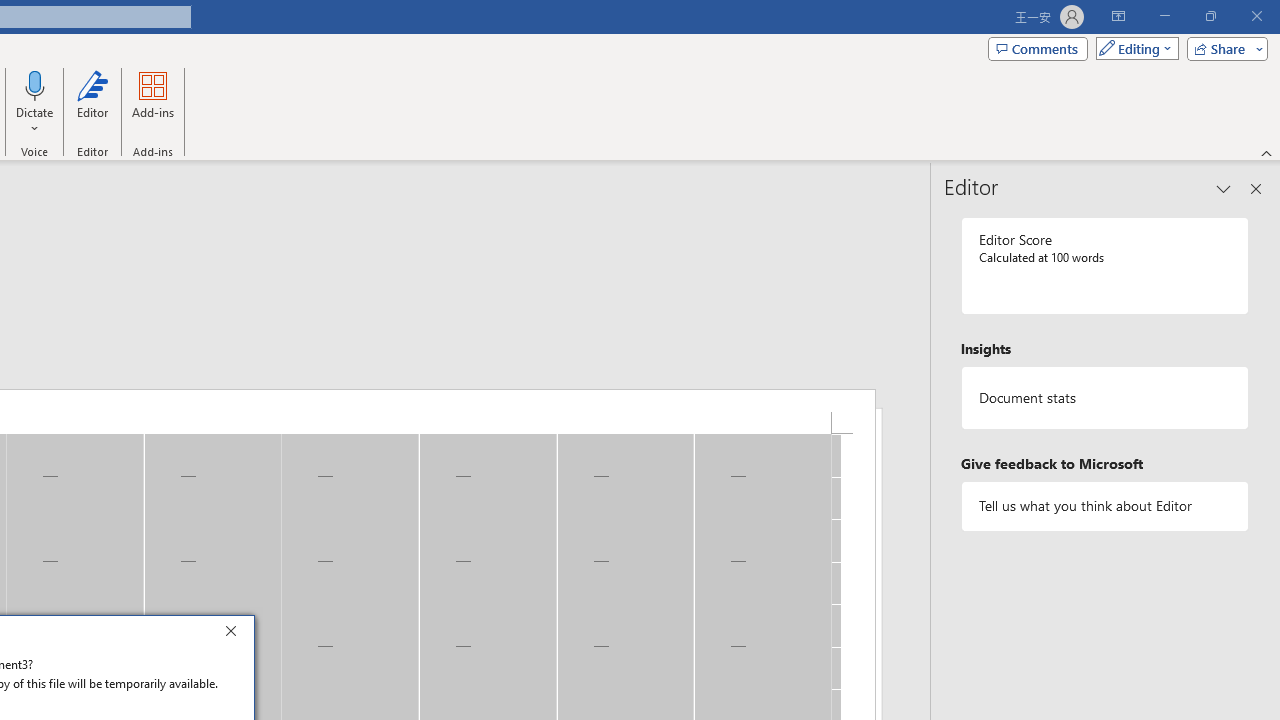 The width and height of the screenshot is (1280, 720). What do you see at coordinates (1104, 505) in the screenshot?
I see `'Tell us what you think about Editor'` at bounding box center [1104, 505].